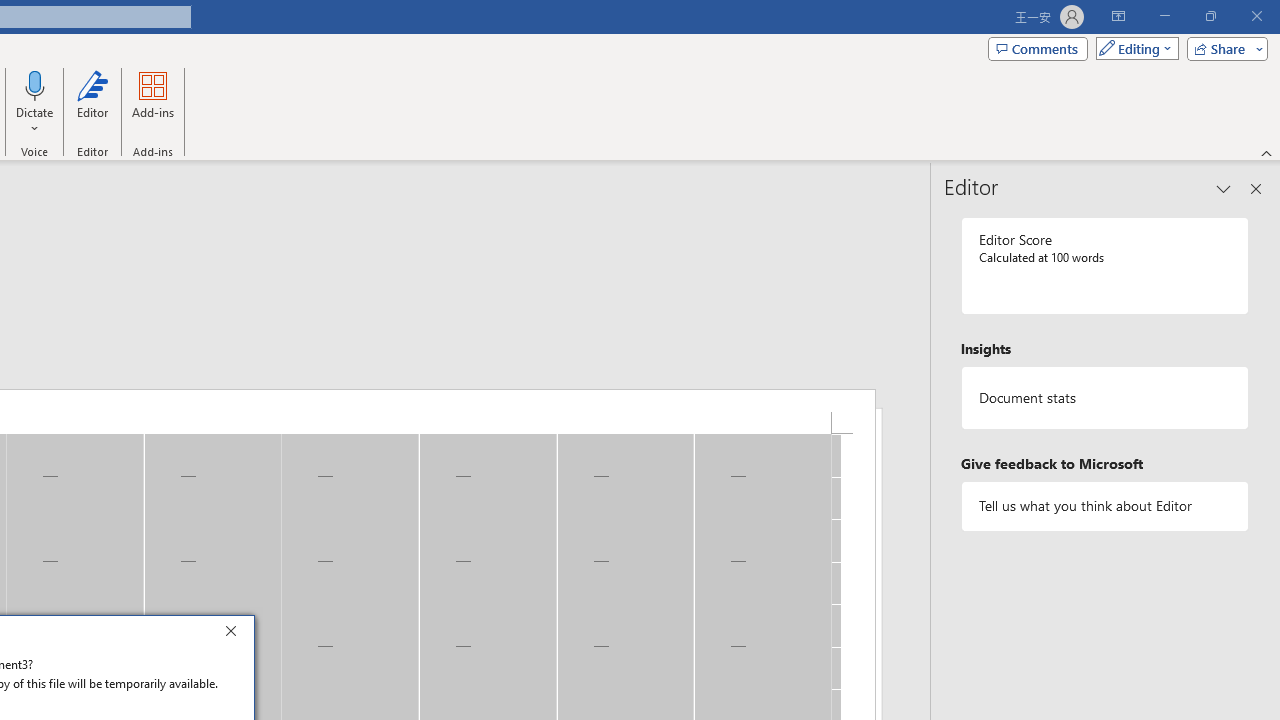 The width and height of the screenshot is (1280, 720). What do you see at coordinates (1104, 505) in the screenshot?
I see `'Tell us what you think about Editor'` at bounding box center [1104, 505].